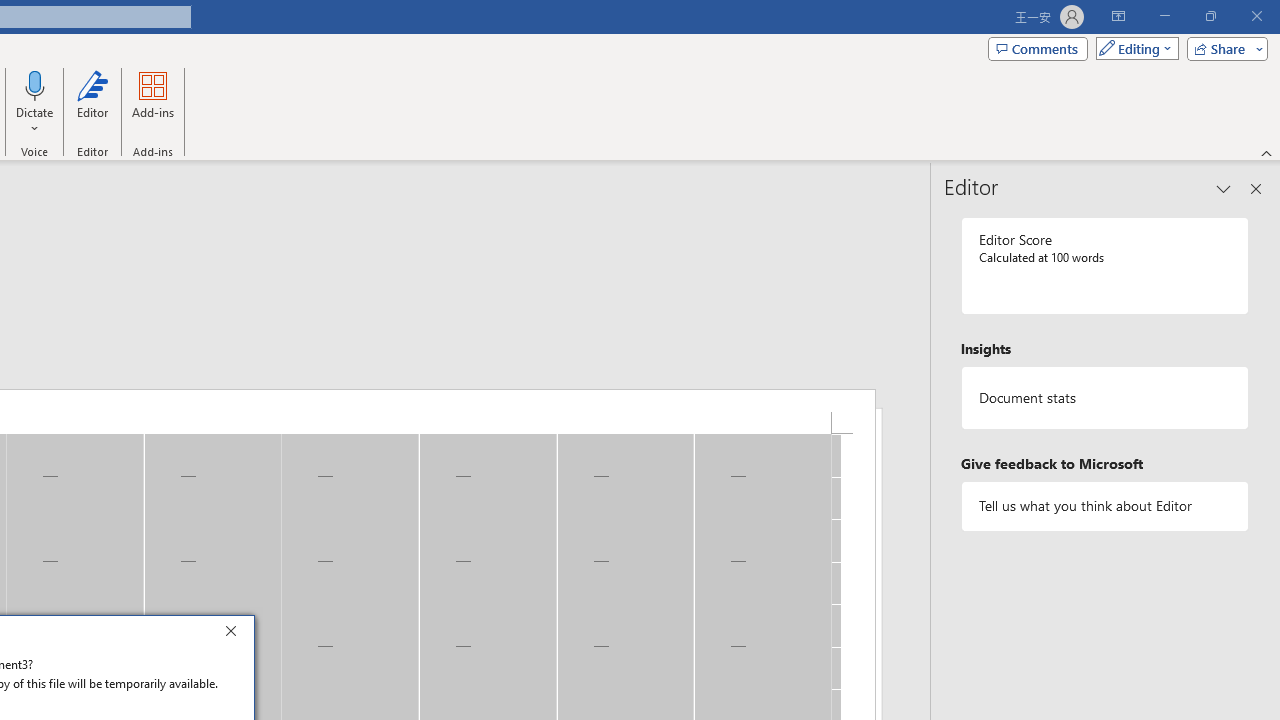 The width and height of the screenshot is (1280, 720). What do you see at coordinates (1104, 505) in the screenshot?
I see `'Tell us what you think about Editor'` at bounding box center [1104, 505].